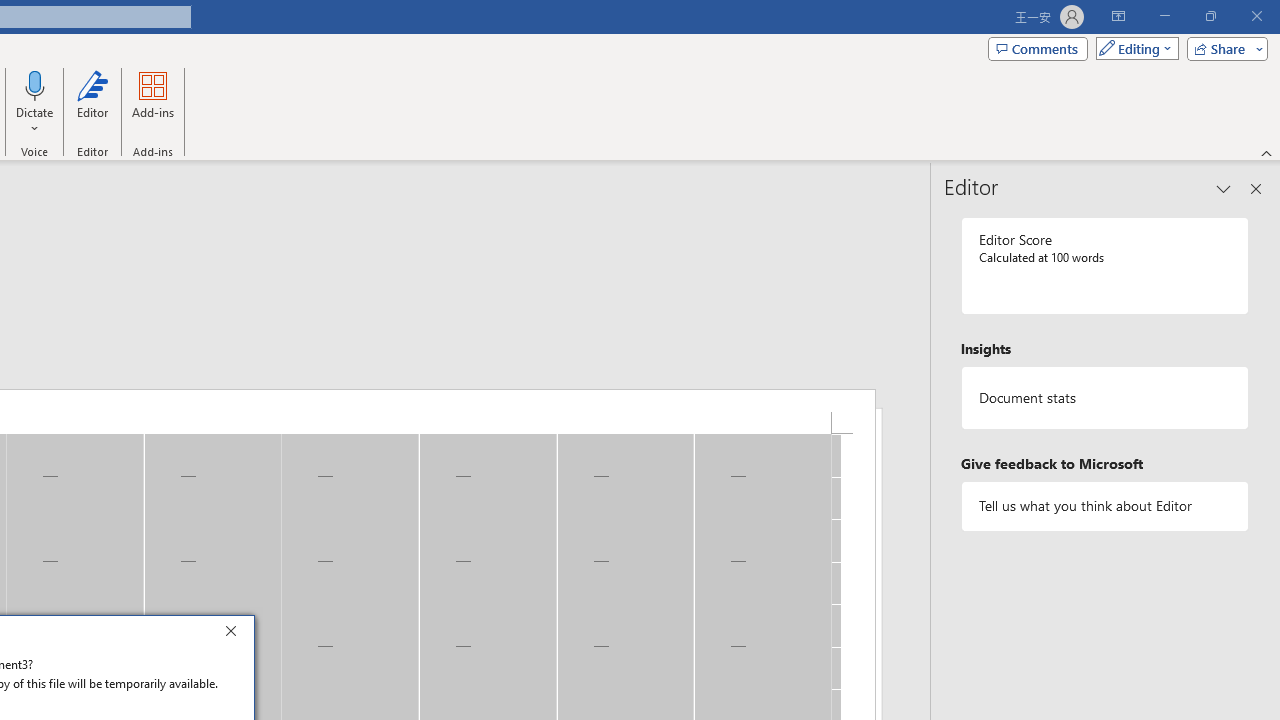 The width and height of the screenshot is (1280, 720). What do you see at coordinates (1104, 505) in the screenshot?
I see `'Tell us what you think about Editor'` at bounding box center [1104, 505].